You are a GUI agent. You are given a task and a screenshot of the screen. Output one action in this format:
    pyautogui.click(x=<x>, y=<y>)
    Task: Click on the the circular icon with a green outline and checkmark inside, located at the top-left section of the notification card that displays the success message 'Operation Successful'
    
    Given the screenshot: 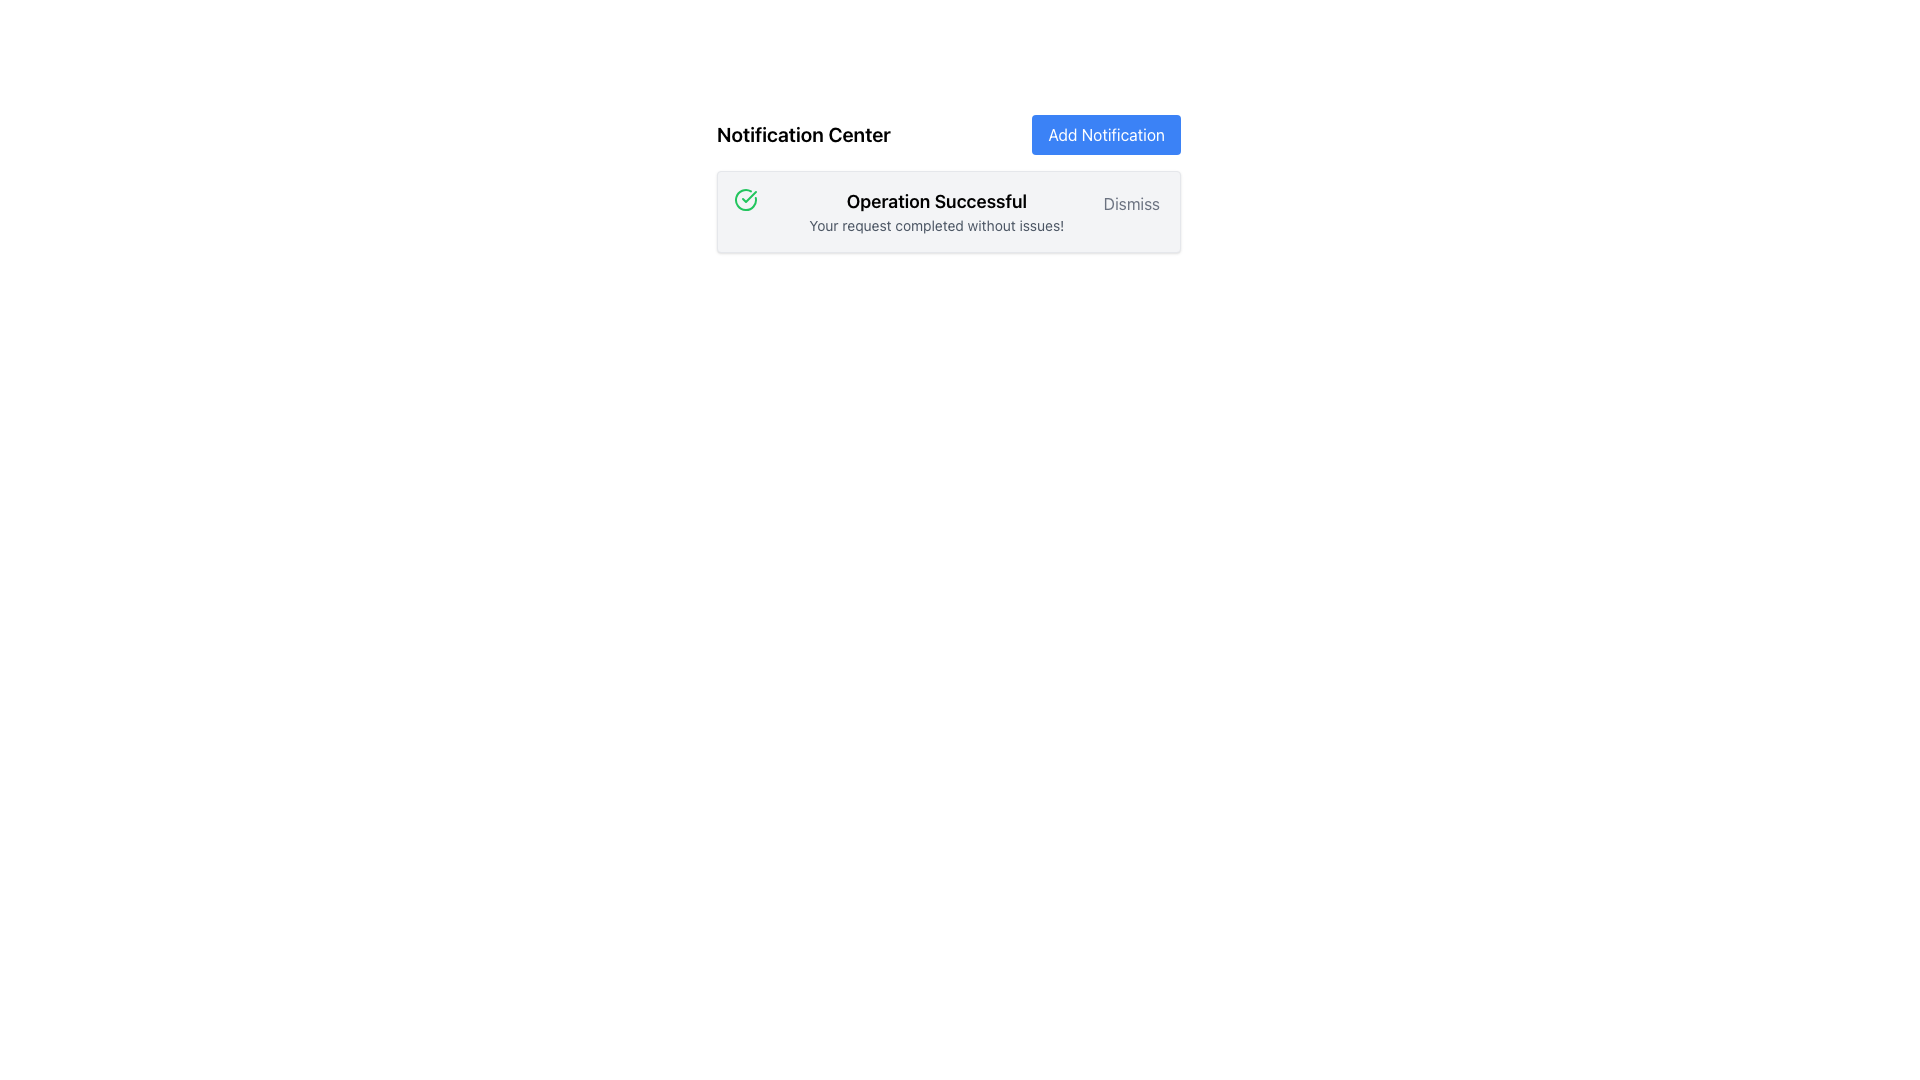 What is the action you would take?
    pyautogui.click(x=744, y=200)
    